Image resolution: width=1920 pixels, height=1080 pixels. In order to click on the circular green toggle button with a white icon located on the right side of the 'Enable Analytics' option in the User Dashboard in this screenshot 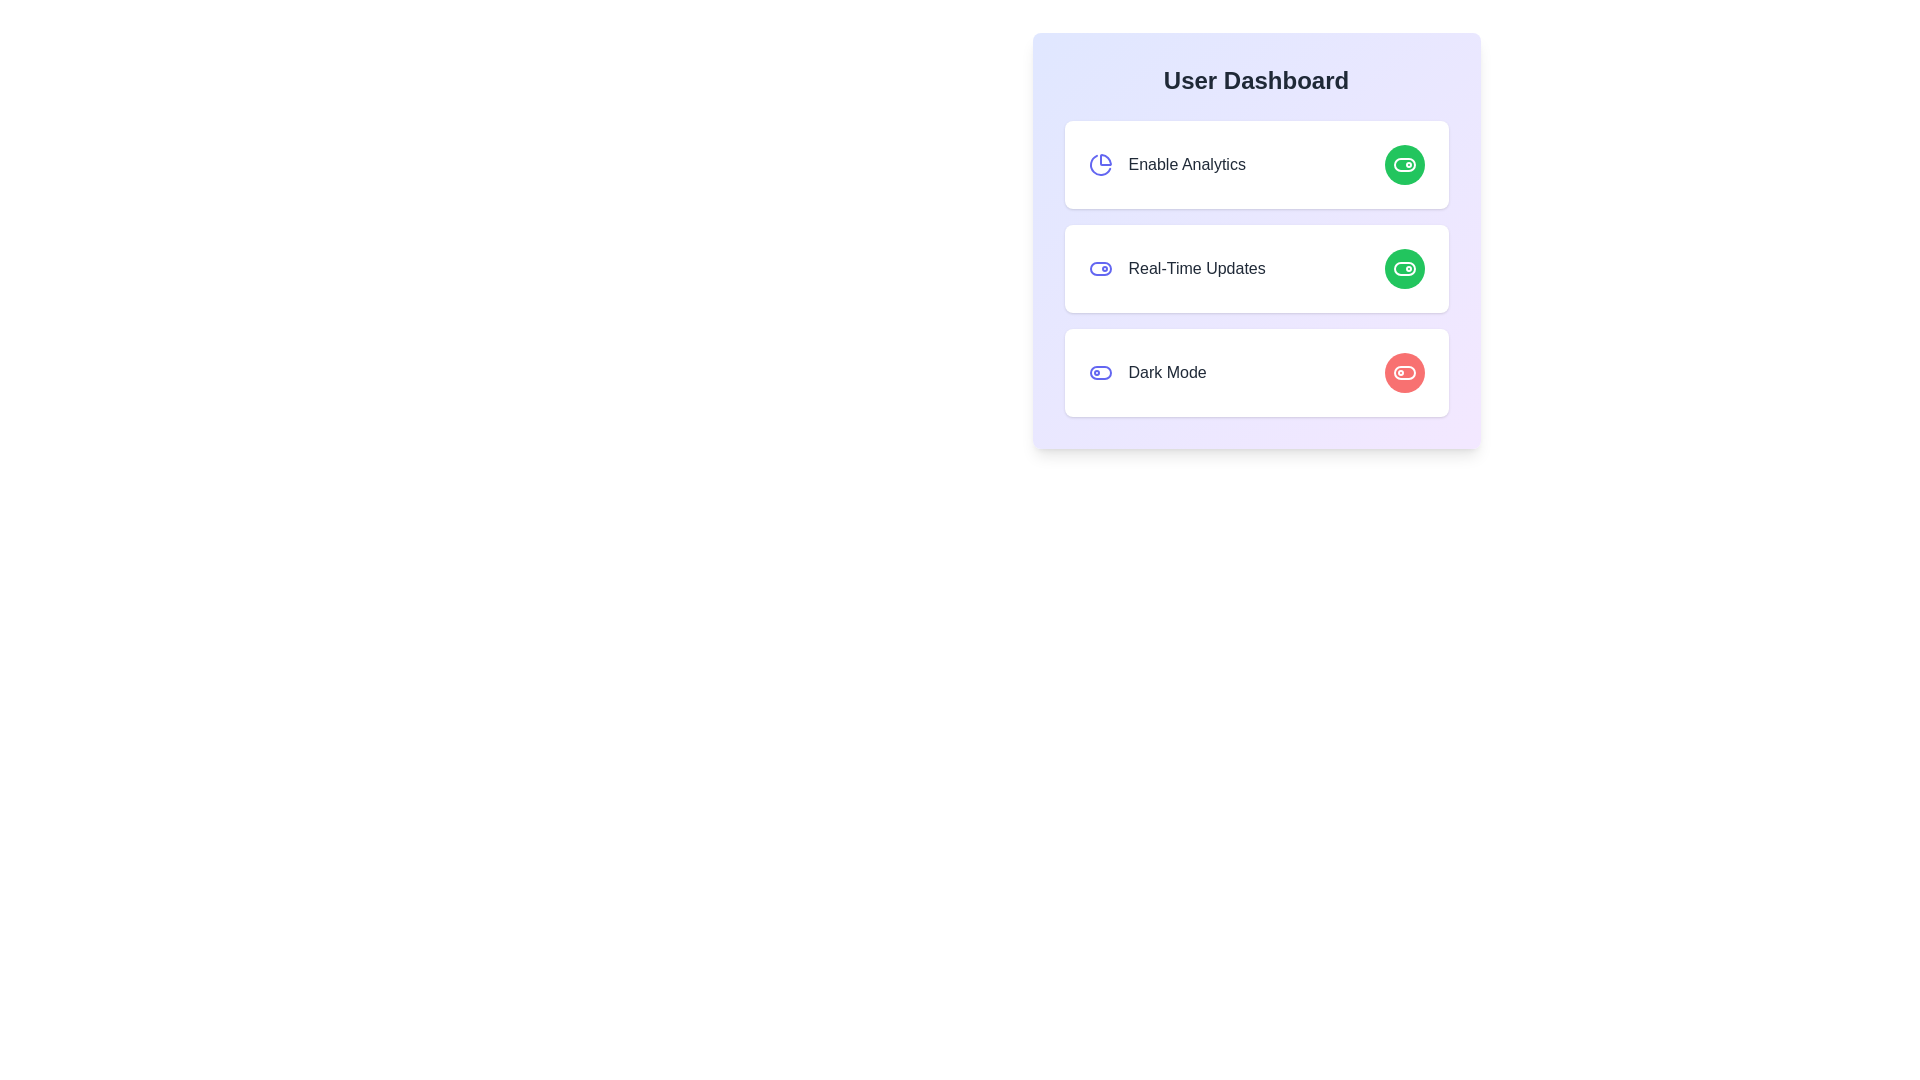, I will do `click(1403, 164)`.